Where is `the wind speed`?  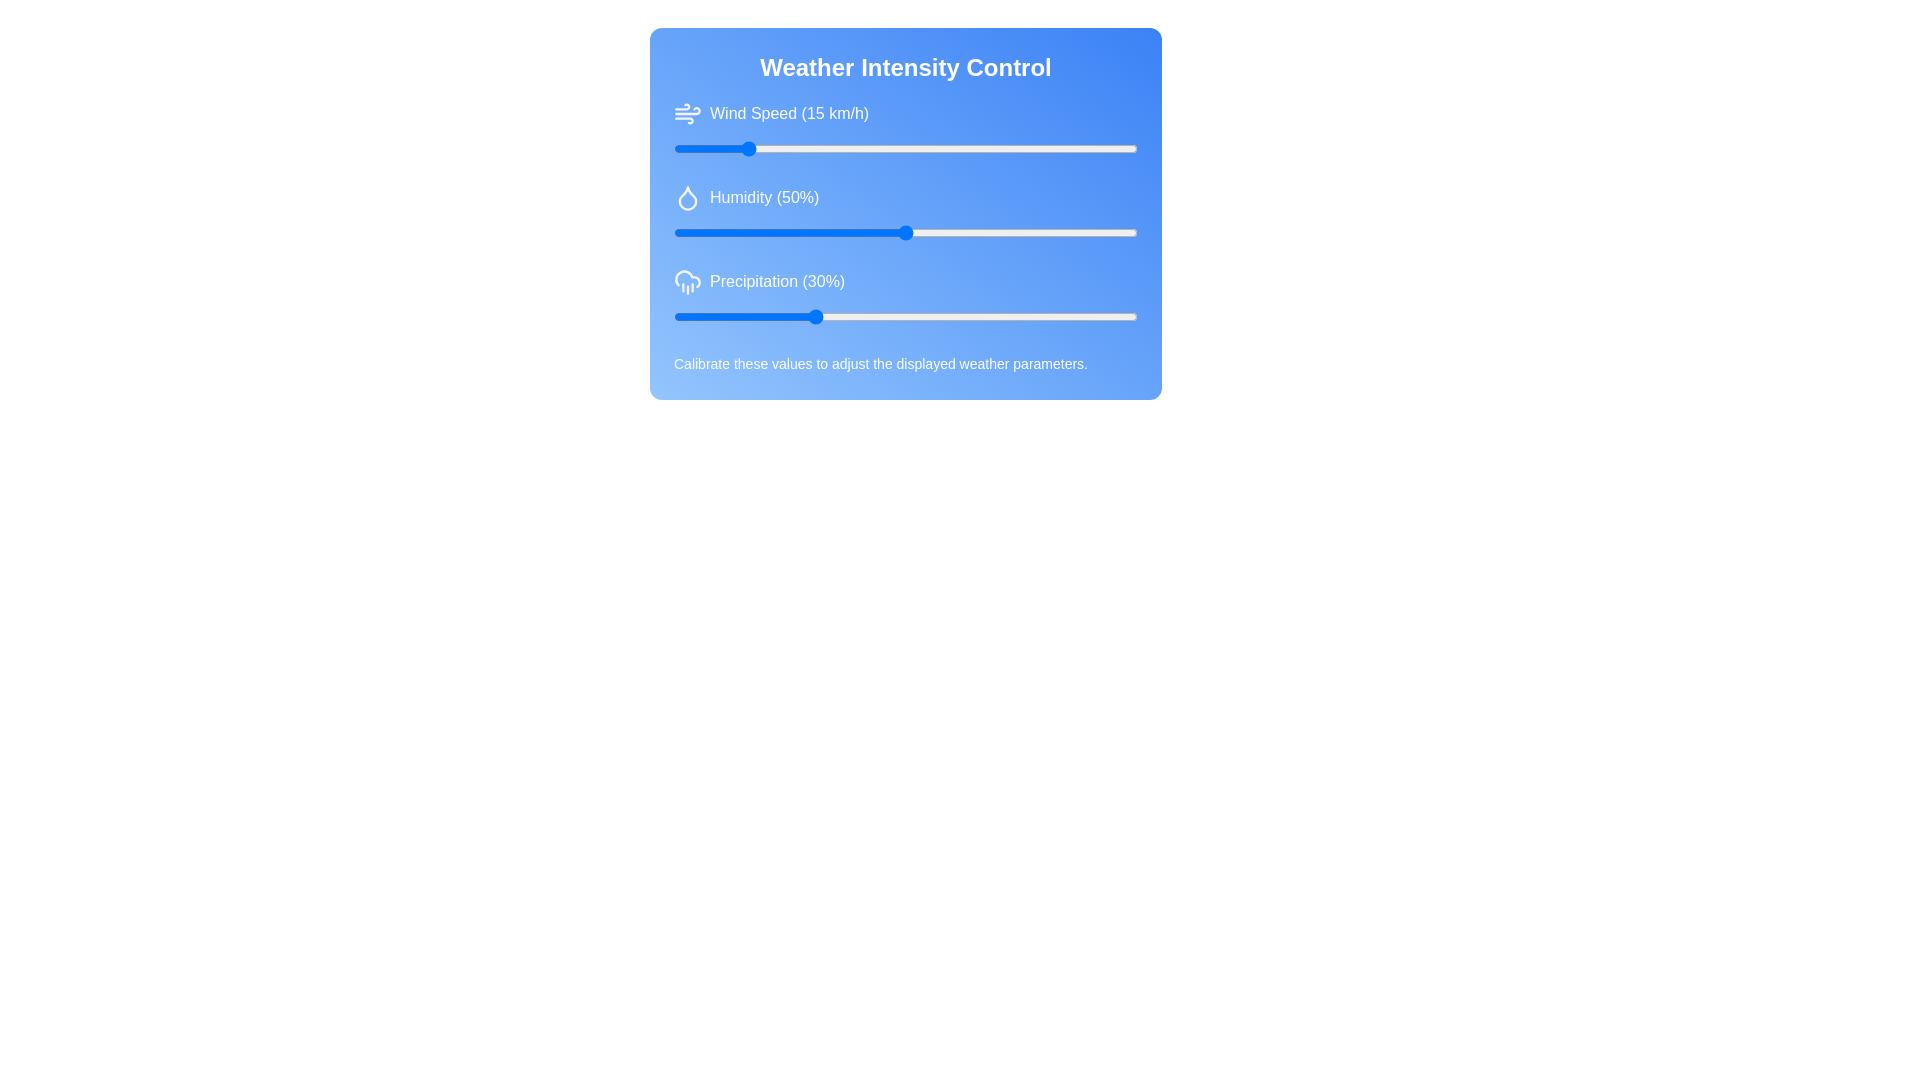 the wind speed is located at coordinates (891, 148).